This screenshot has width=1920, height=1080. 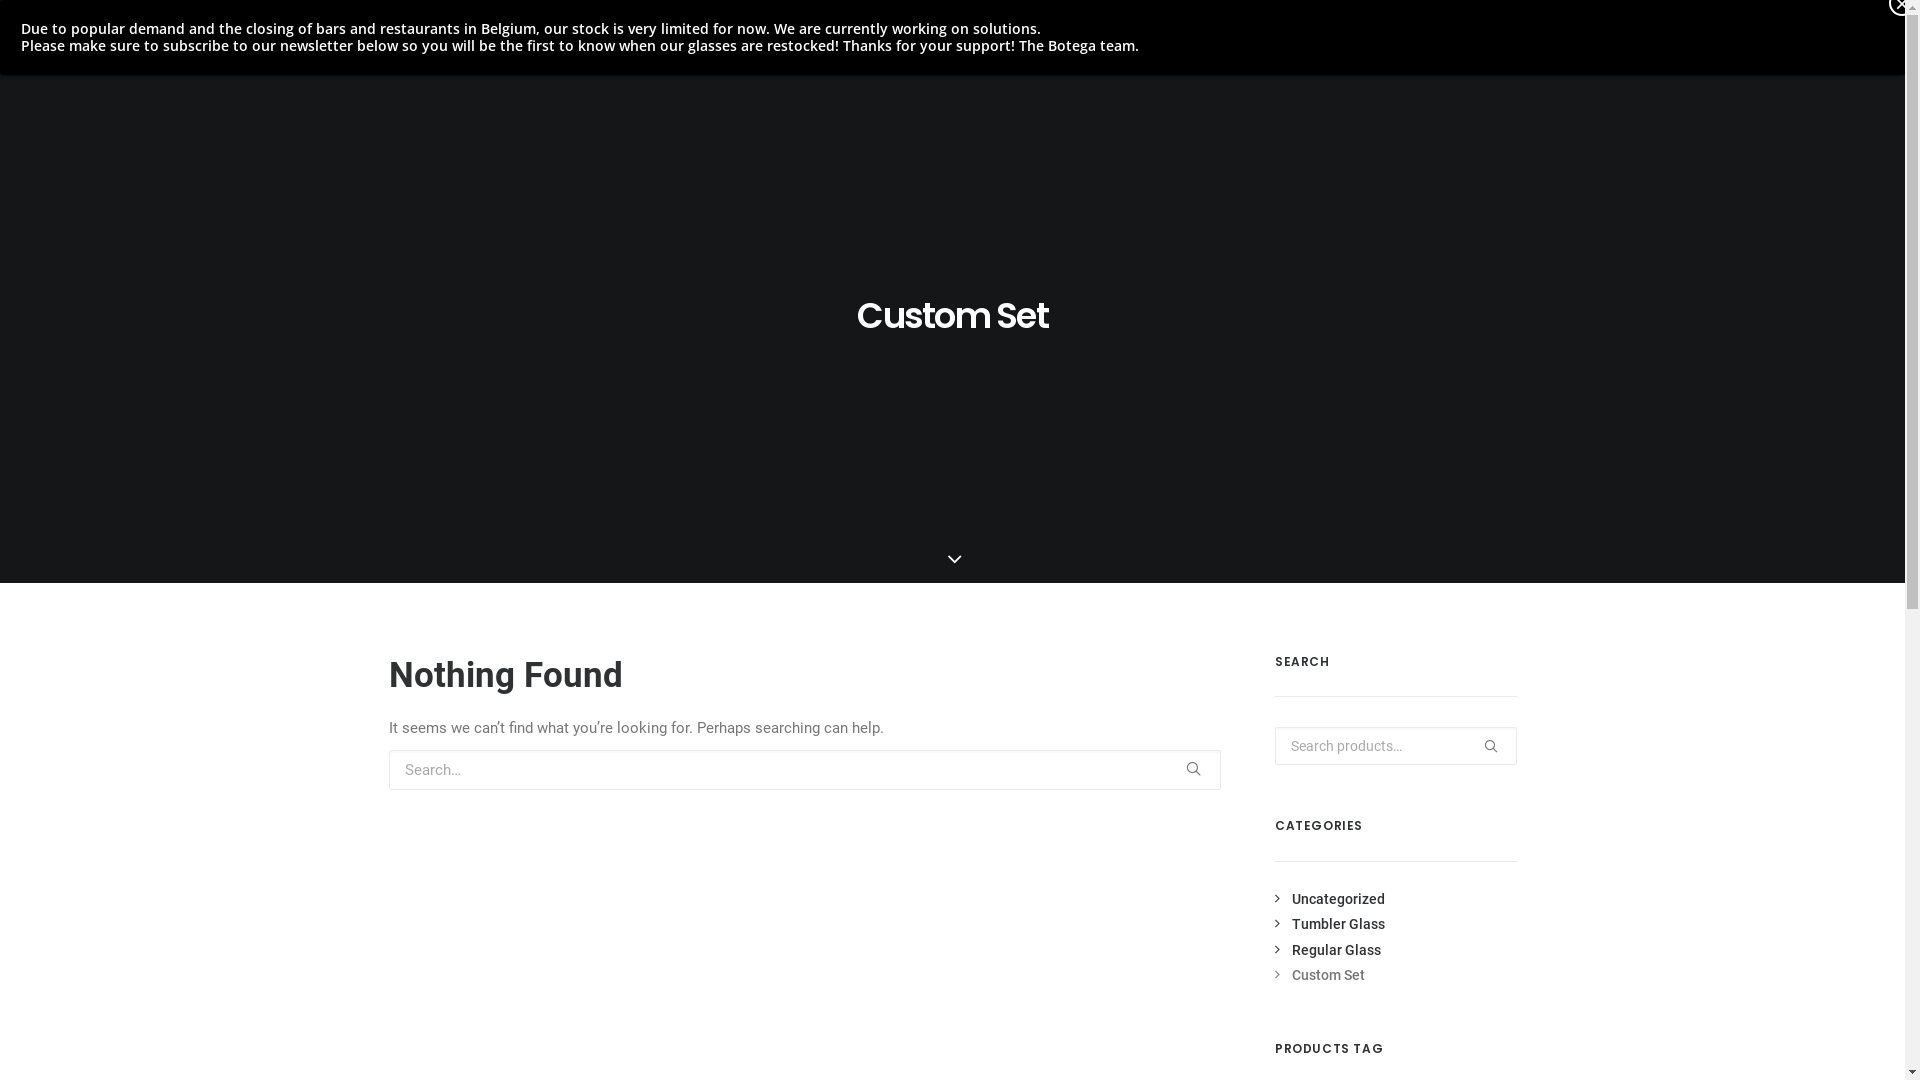 I want to click on 'Custom Set', so click(x=1320, y=974).